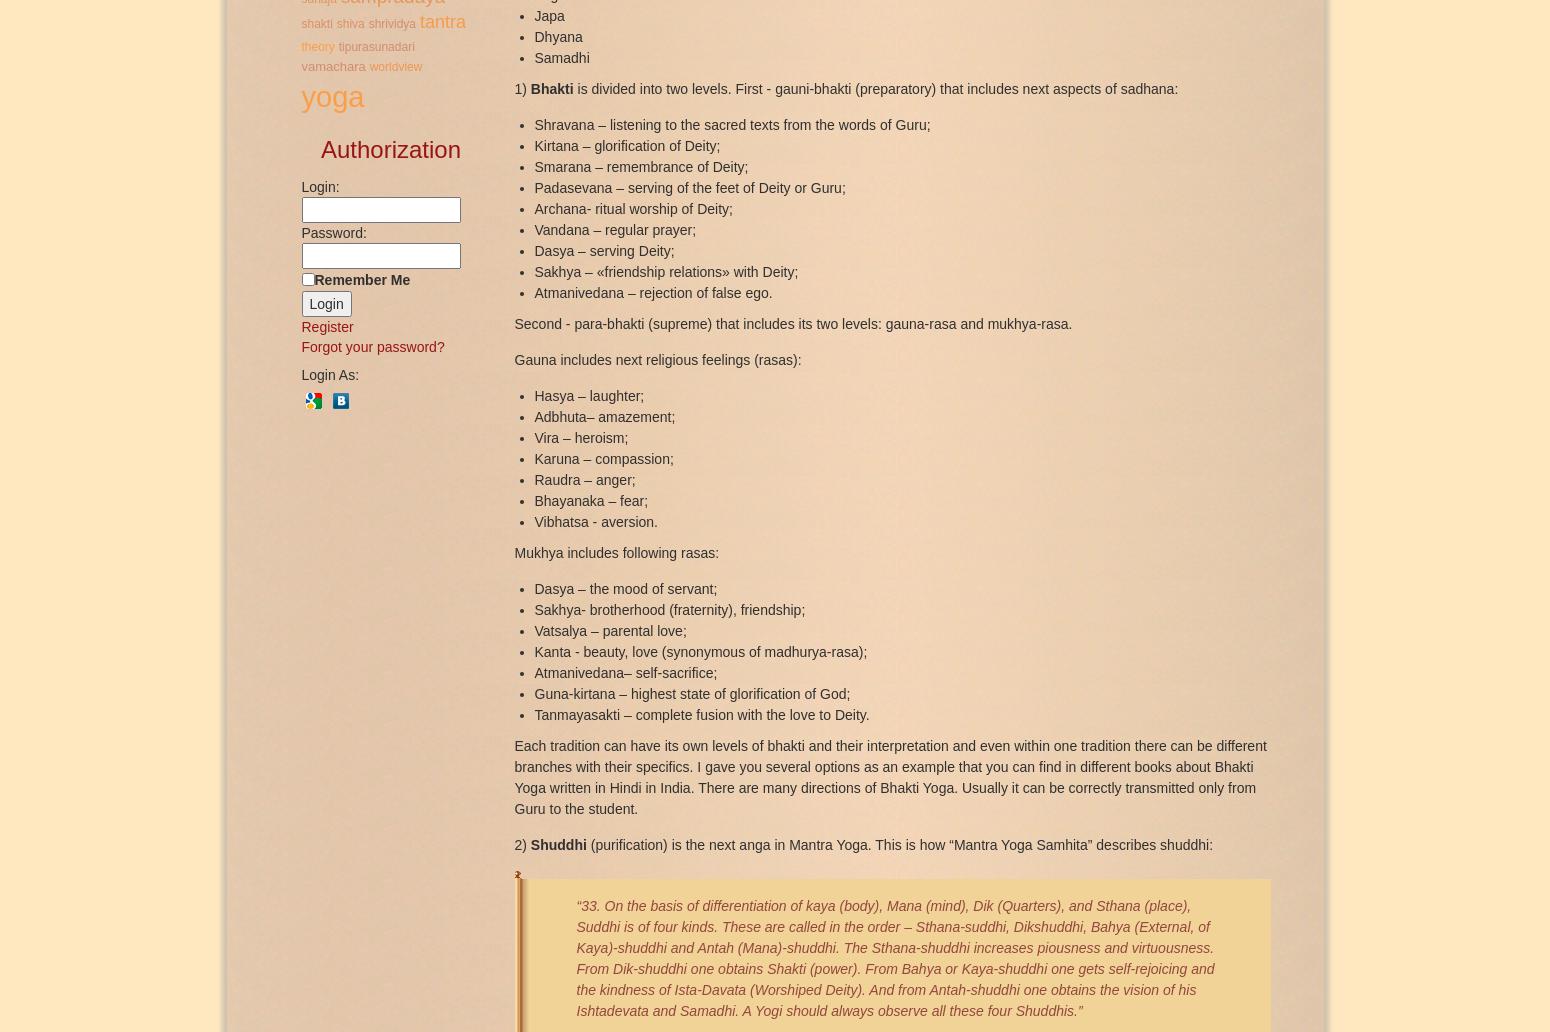 The height and width of the screenshot is (1032, 1550). I want to click on 'Tanmayasakti – complete fusion with the love to Deity.', so click(701, 713).